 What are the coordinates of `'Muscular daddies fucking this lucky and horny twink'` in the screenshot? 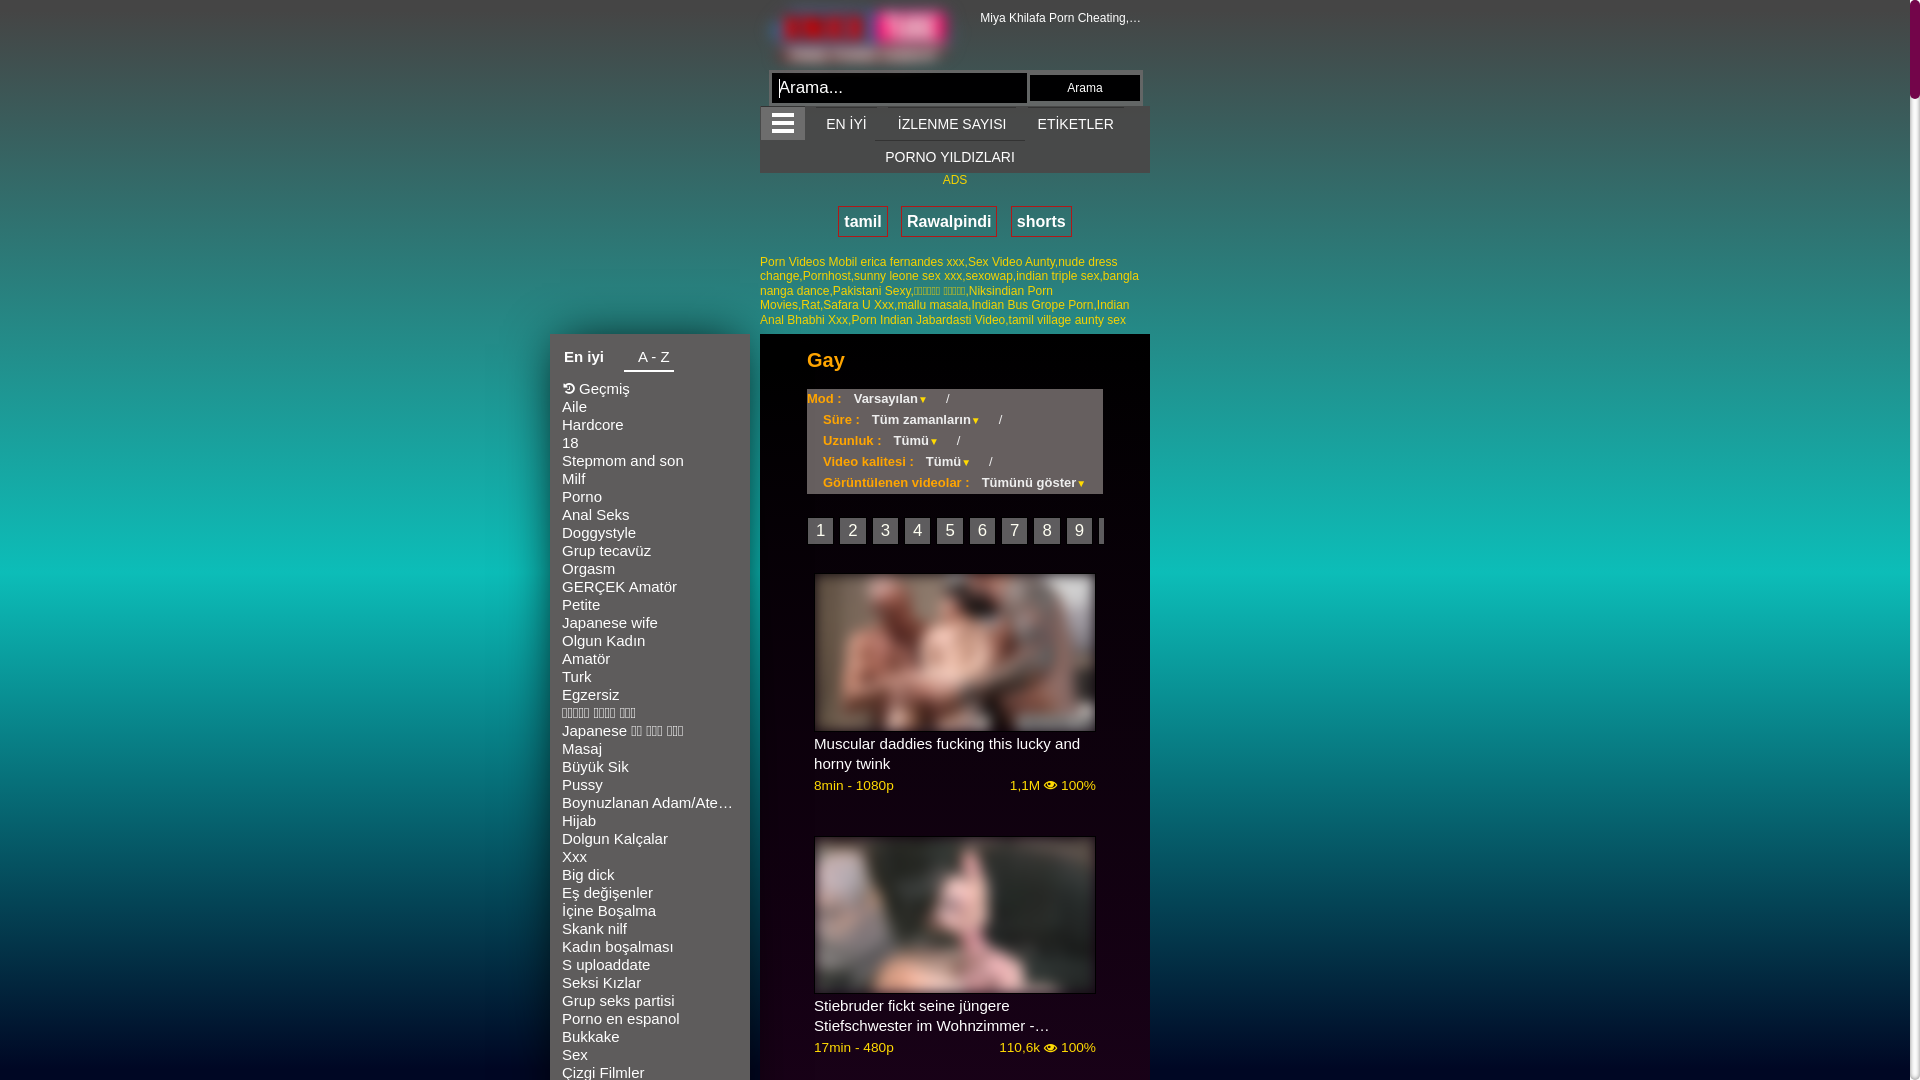 It's located at (814, 753).